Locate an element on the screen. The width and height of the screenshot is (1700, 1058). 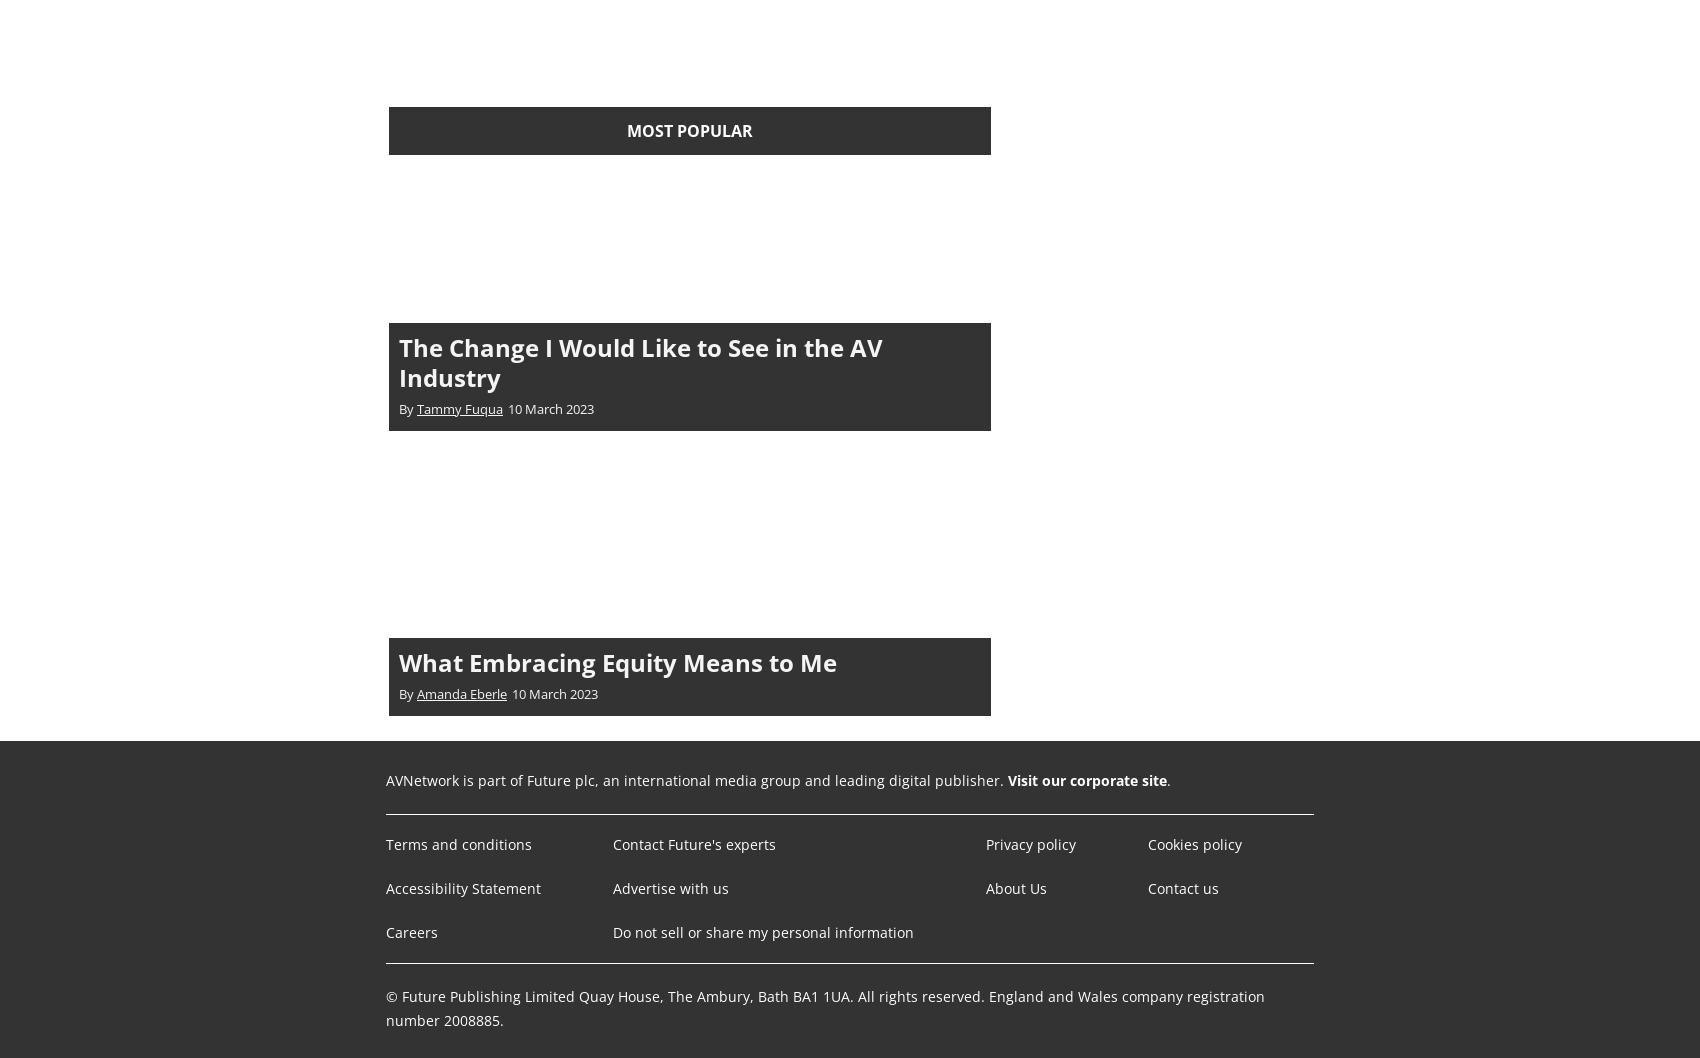
'About Us' is located at coordinates (1015, 887).